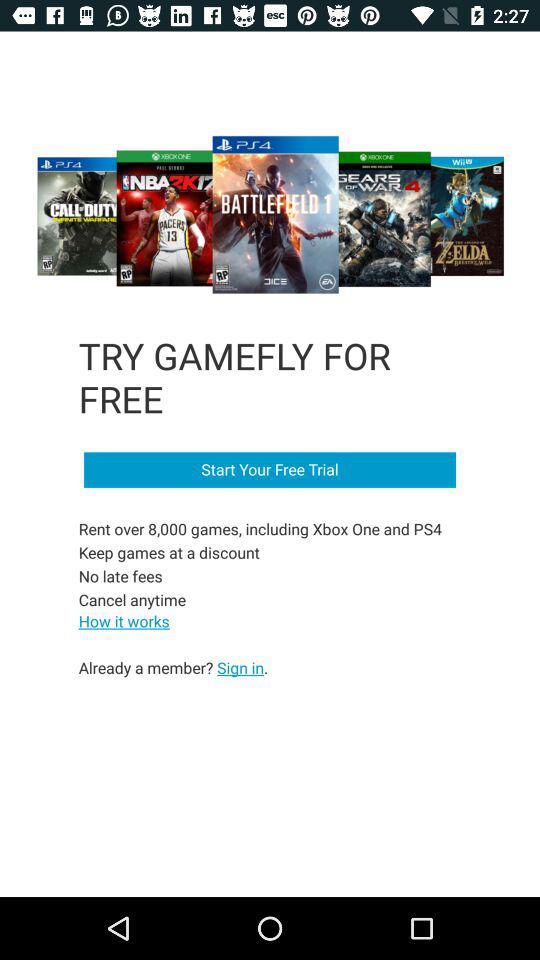  I want to click on the already a member icon, so click(173, 667).